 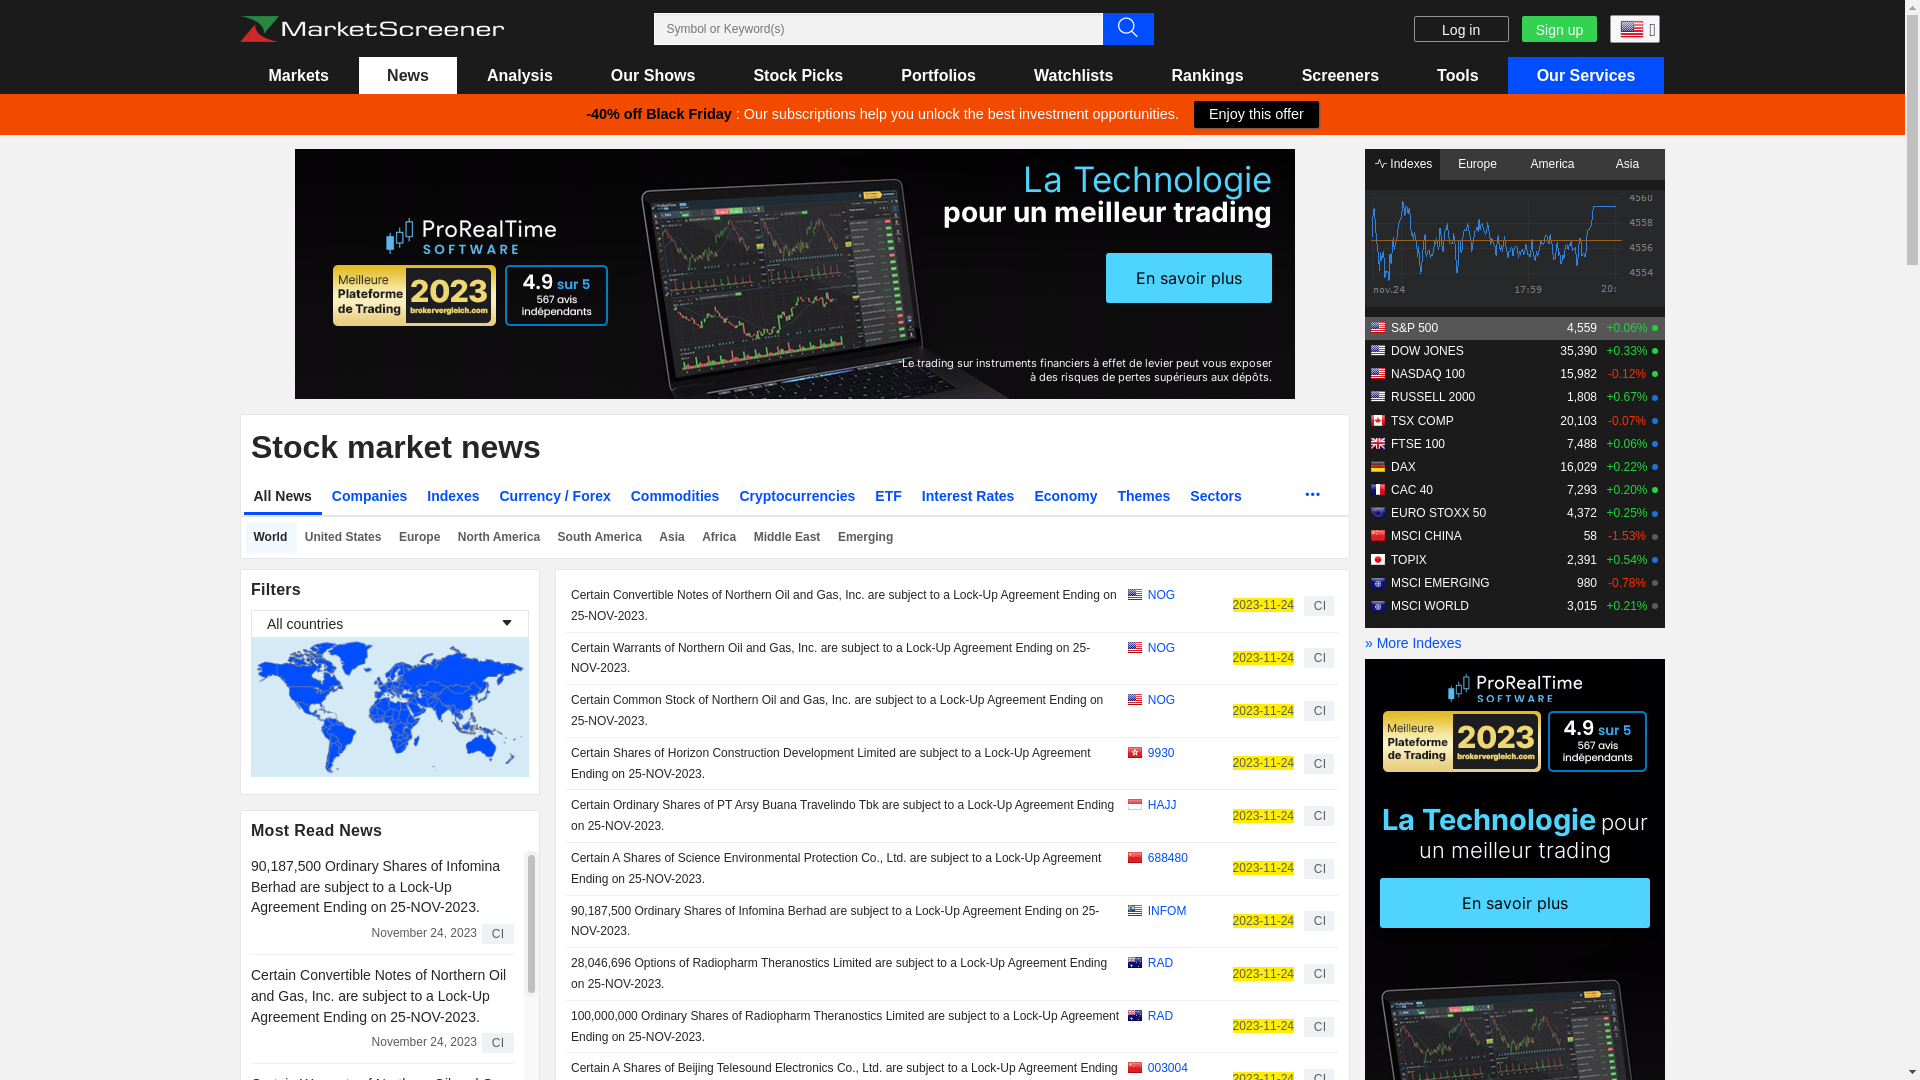 What do you see at coordinates (629, 495) in the screenshot?
I see `'Commodities'` at bounding box center [629, 495].